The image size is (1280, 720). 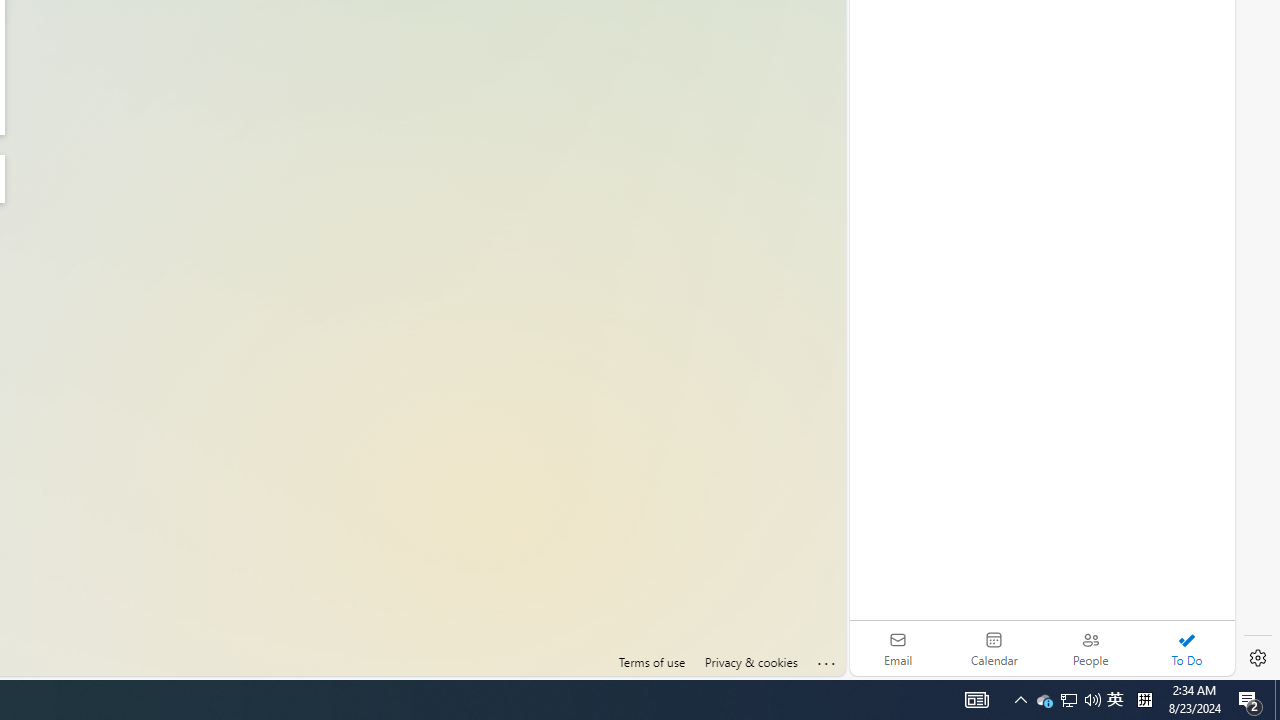 I want to click on 'Click here for troubleshooting information', so click(x=827, y=659).